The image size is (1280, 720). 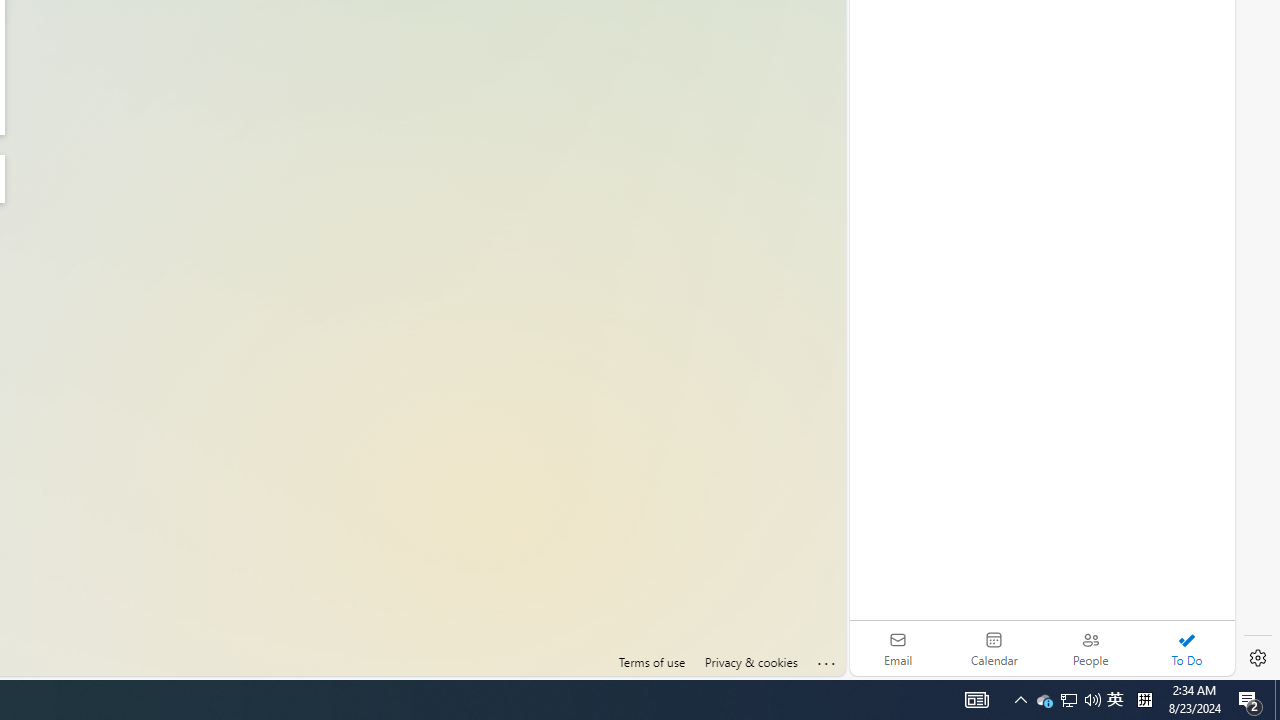 I want to click on 'Click here for troubleshooting information', so click(x=827, y=659).